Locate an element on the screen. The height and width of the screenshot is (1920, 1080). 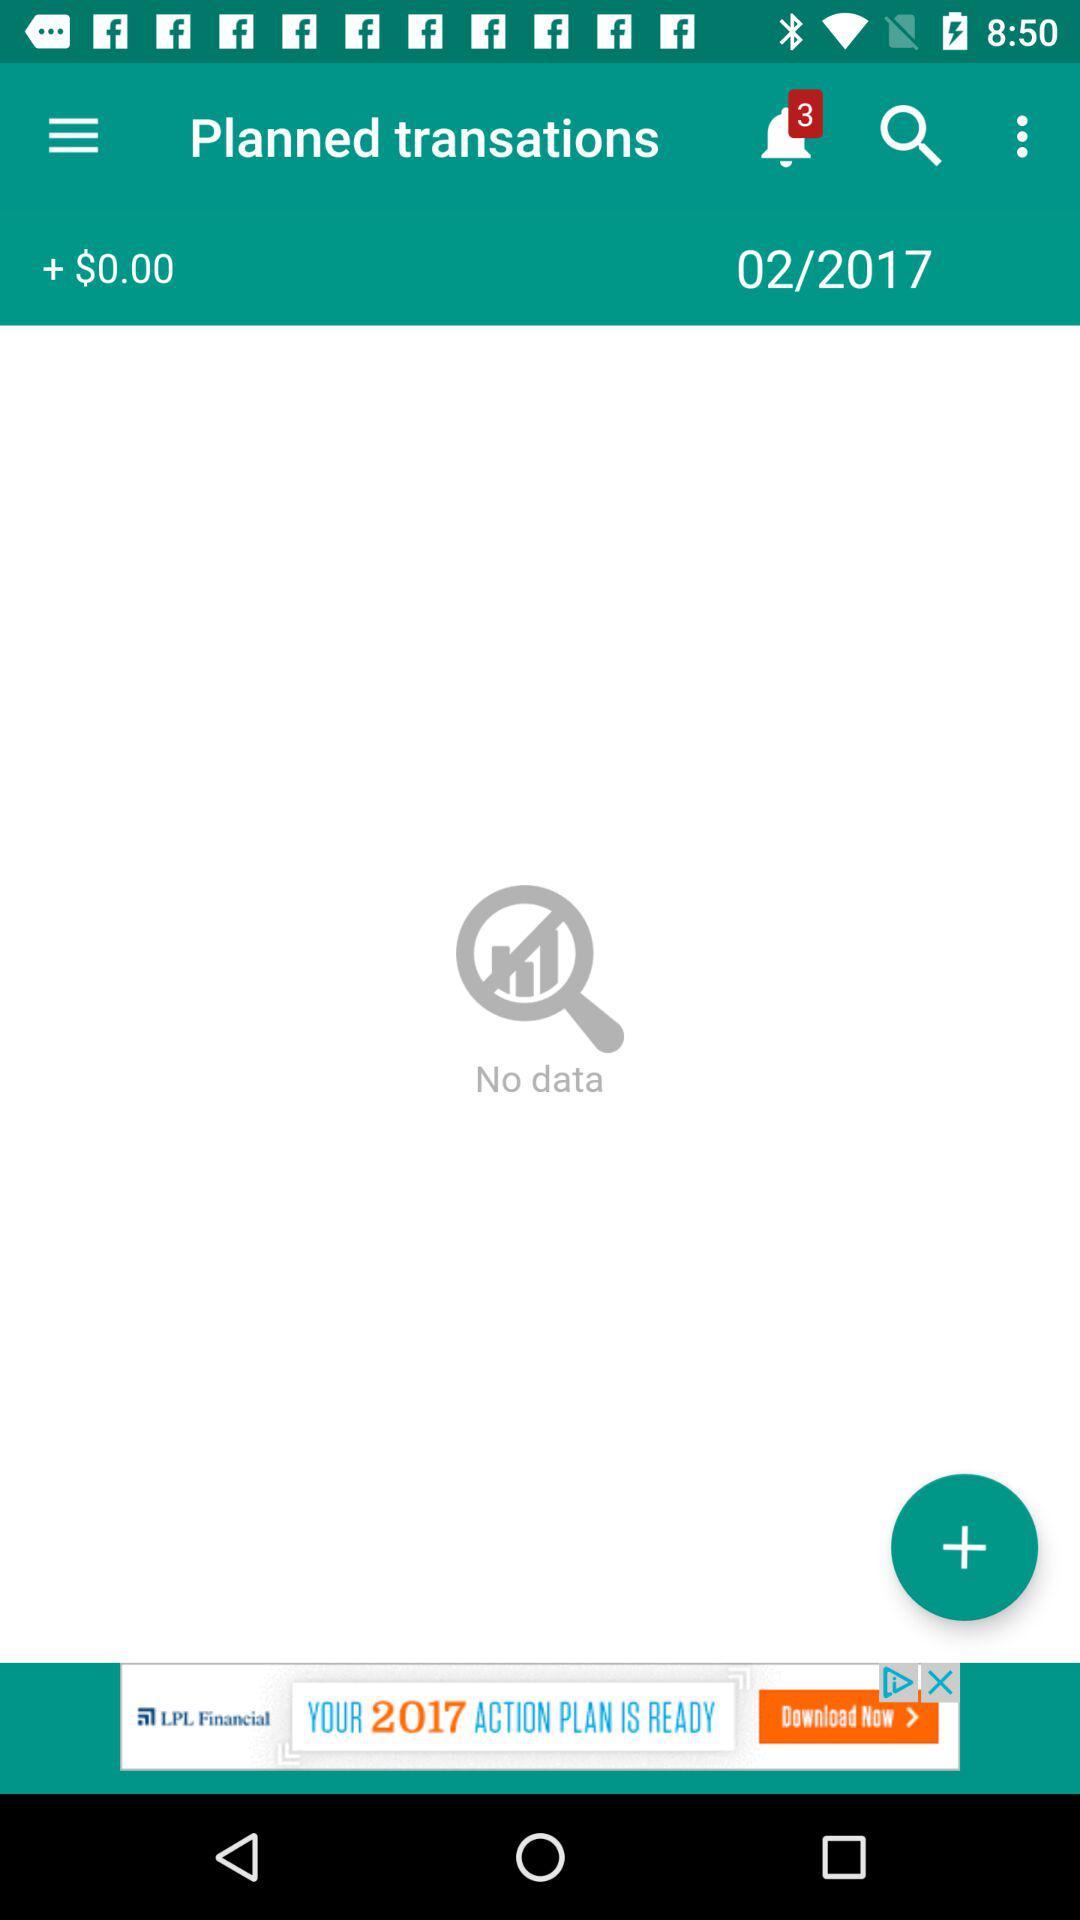
add option is located at coordinates (963, 1546).